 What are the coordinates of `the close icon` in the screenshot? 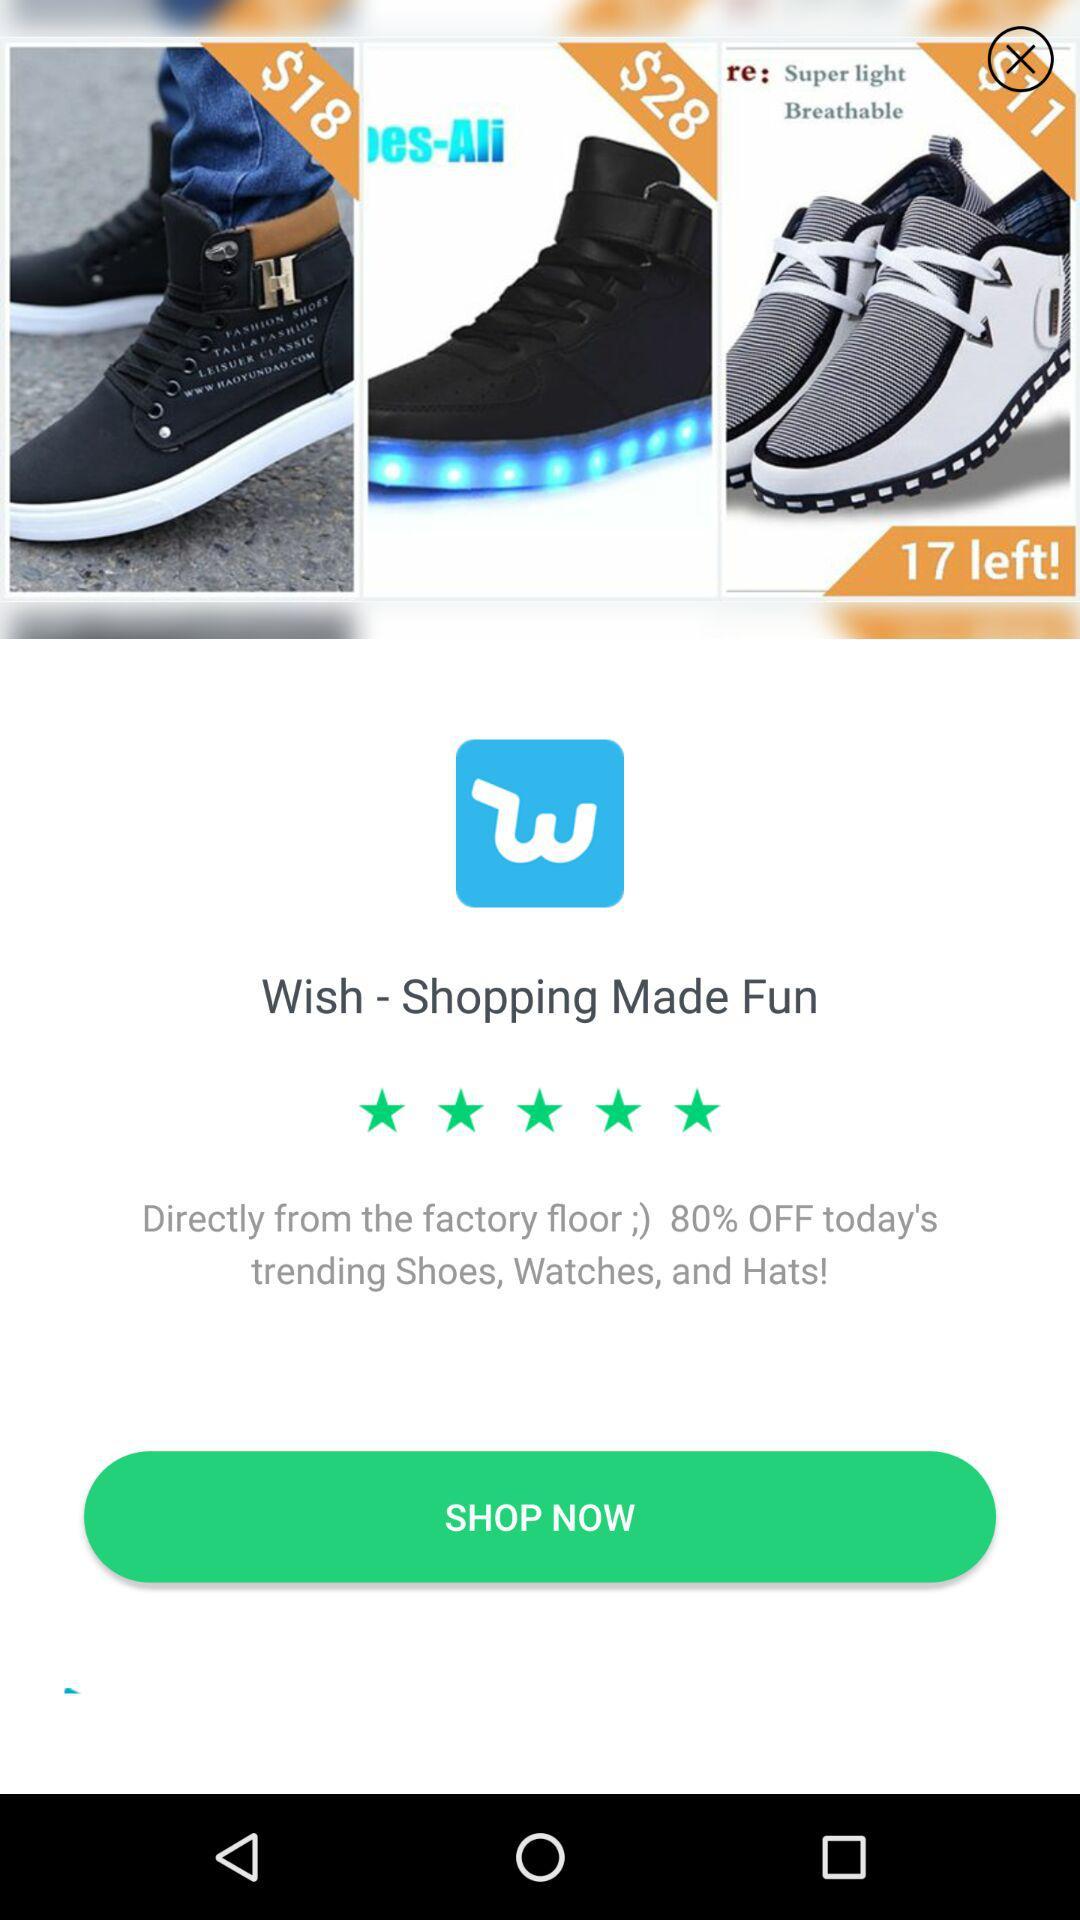 It's located at (1020, 59).